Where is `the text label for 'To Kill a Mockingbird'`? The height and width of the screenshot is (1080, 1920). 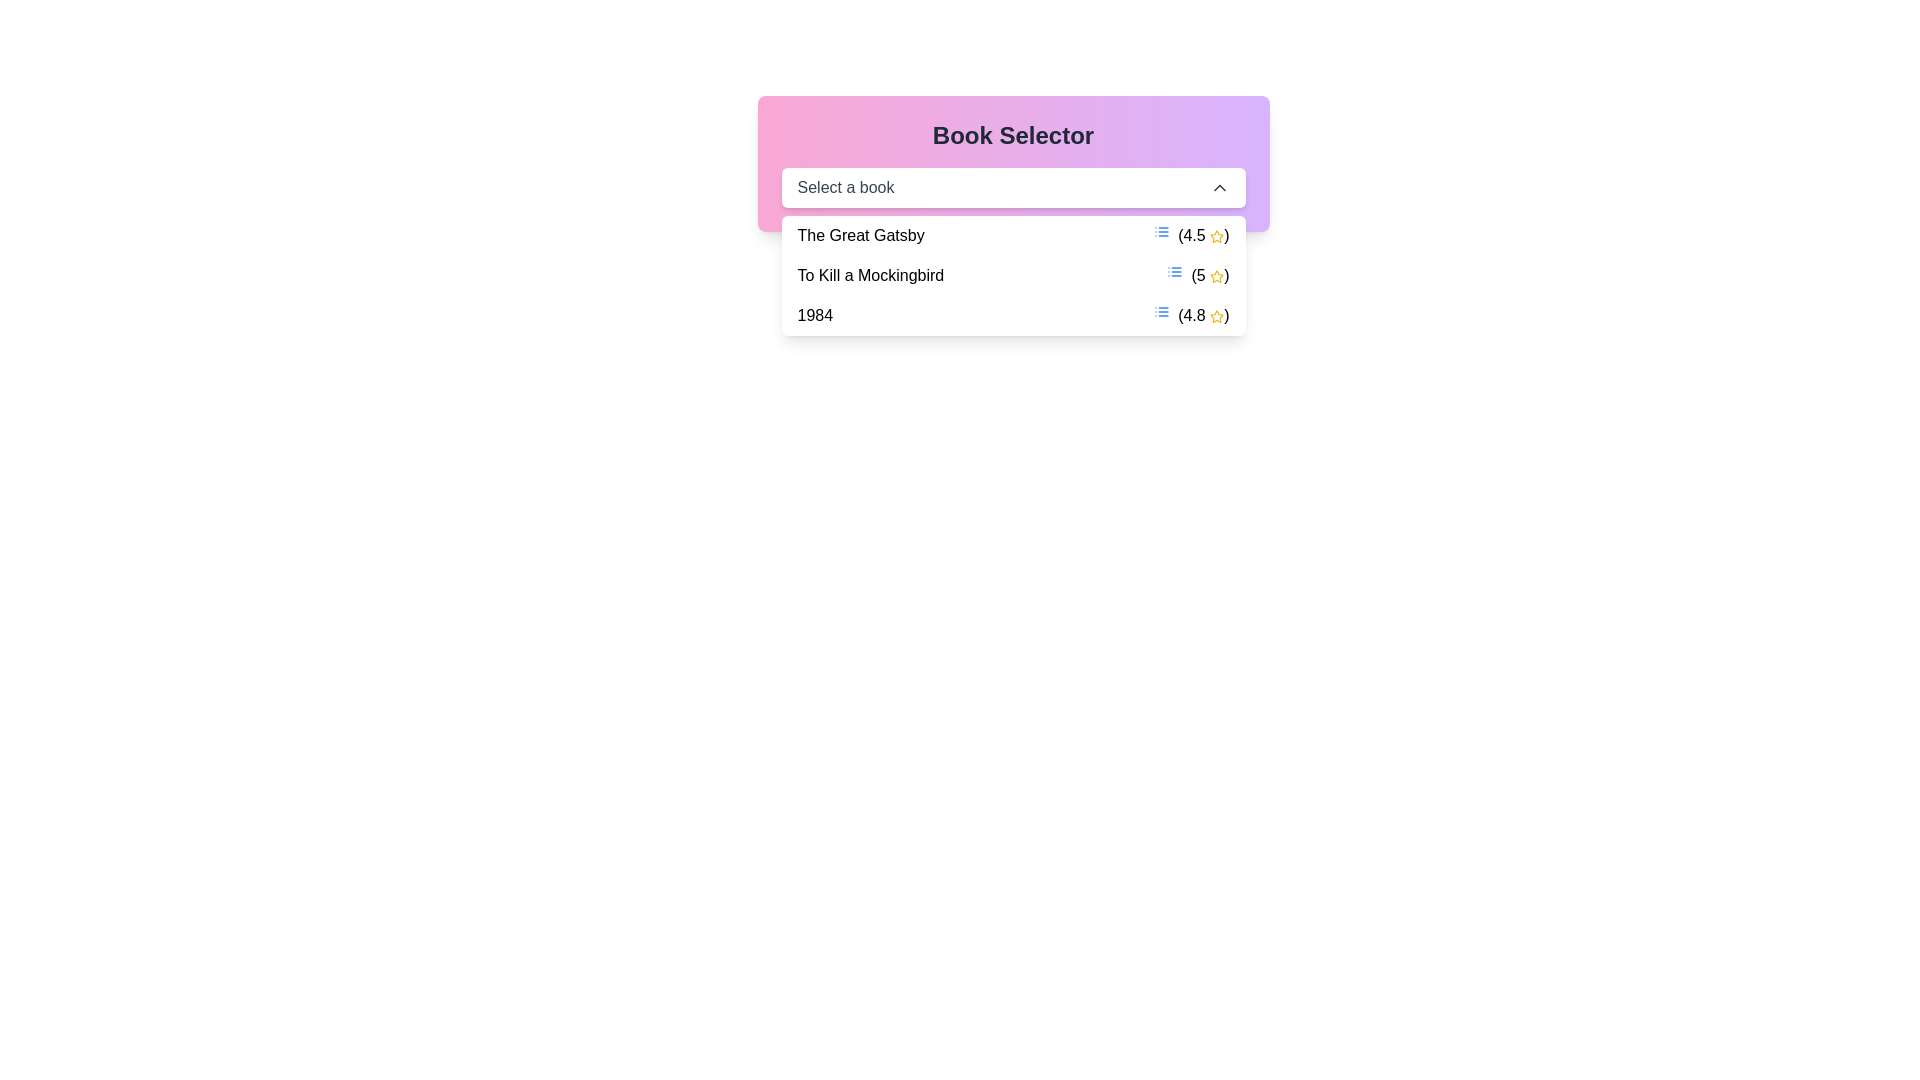
the text label for 'To Kill a Mockingbird' is located at coordinates (870, 276).